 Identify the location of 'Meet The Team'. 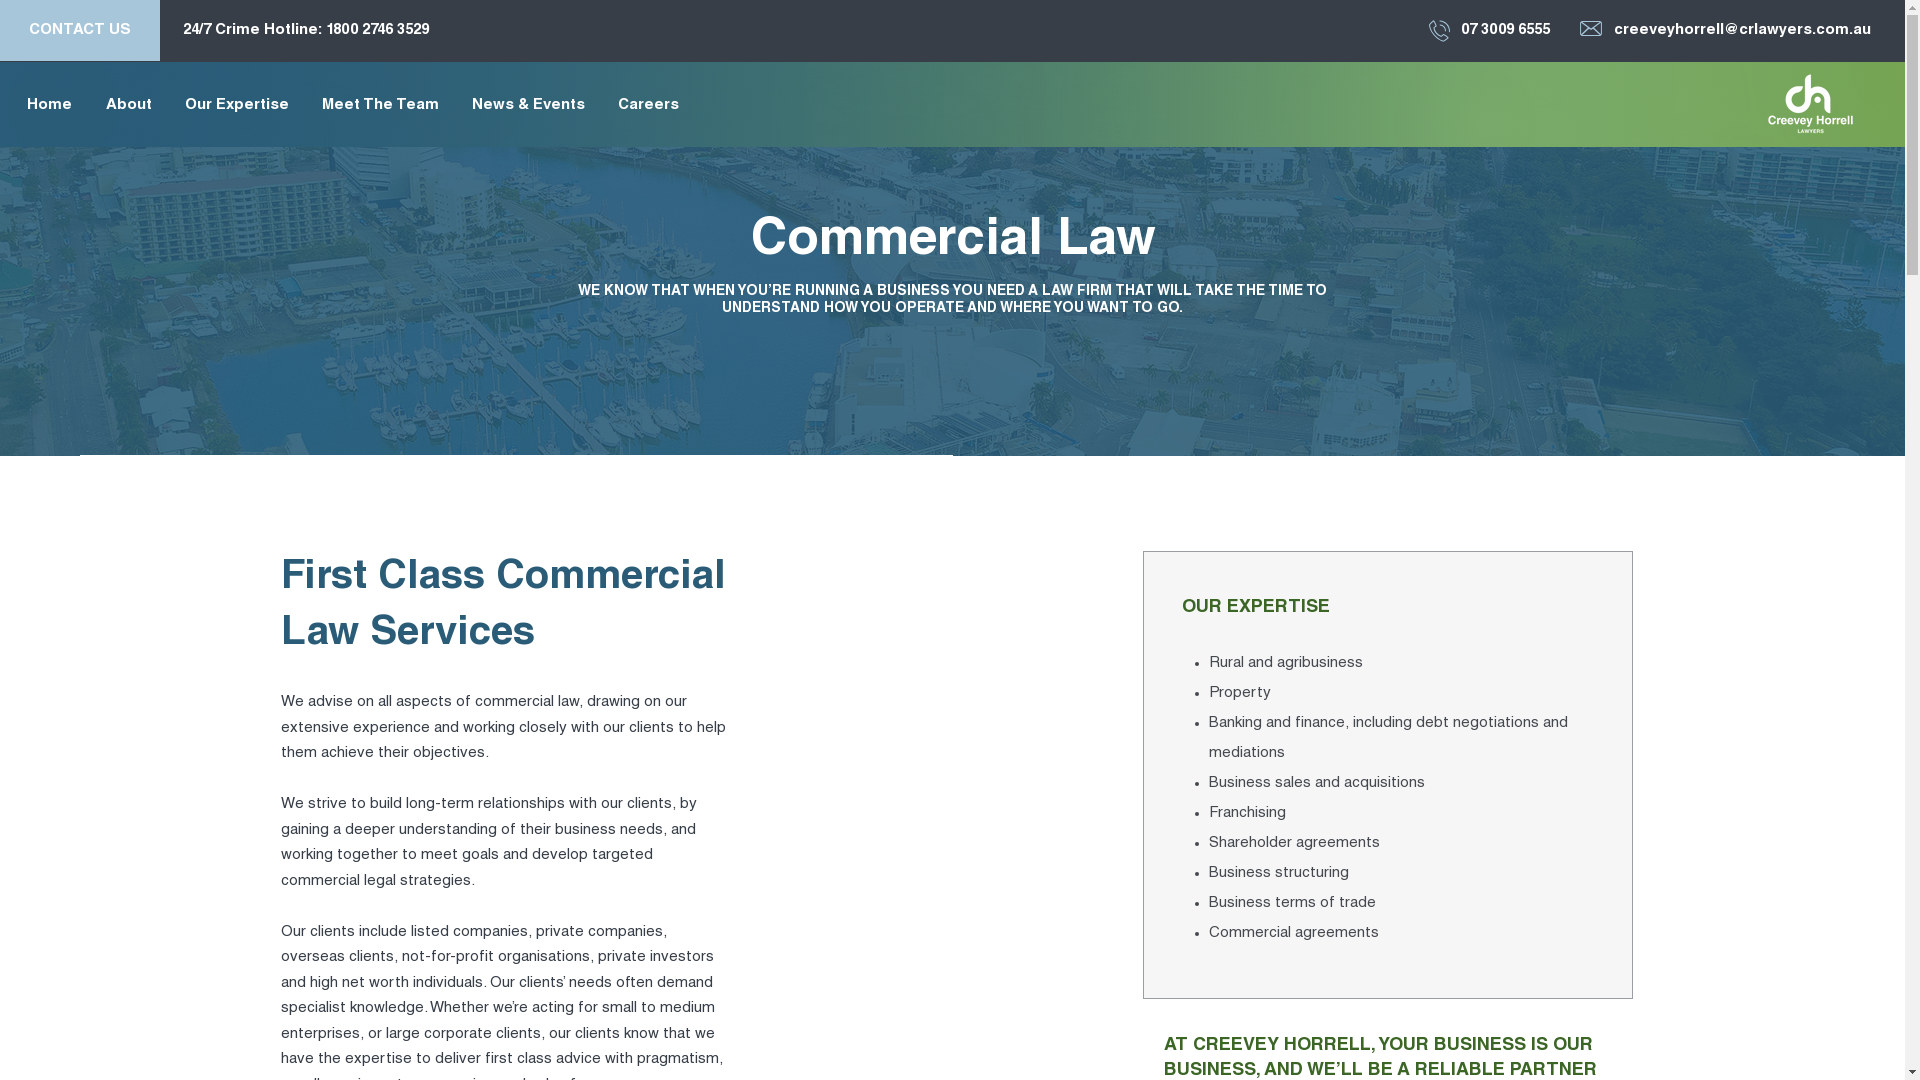
(379, 105).